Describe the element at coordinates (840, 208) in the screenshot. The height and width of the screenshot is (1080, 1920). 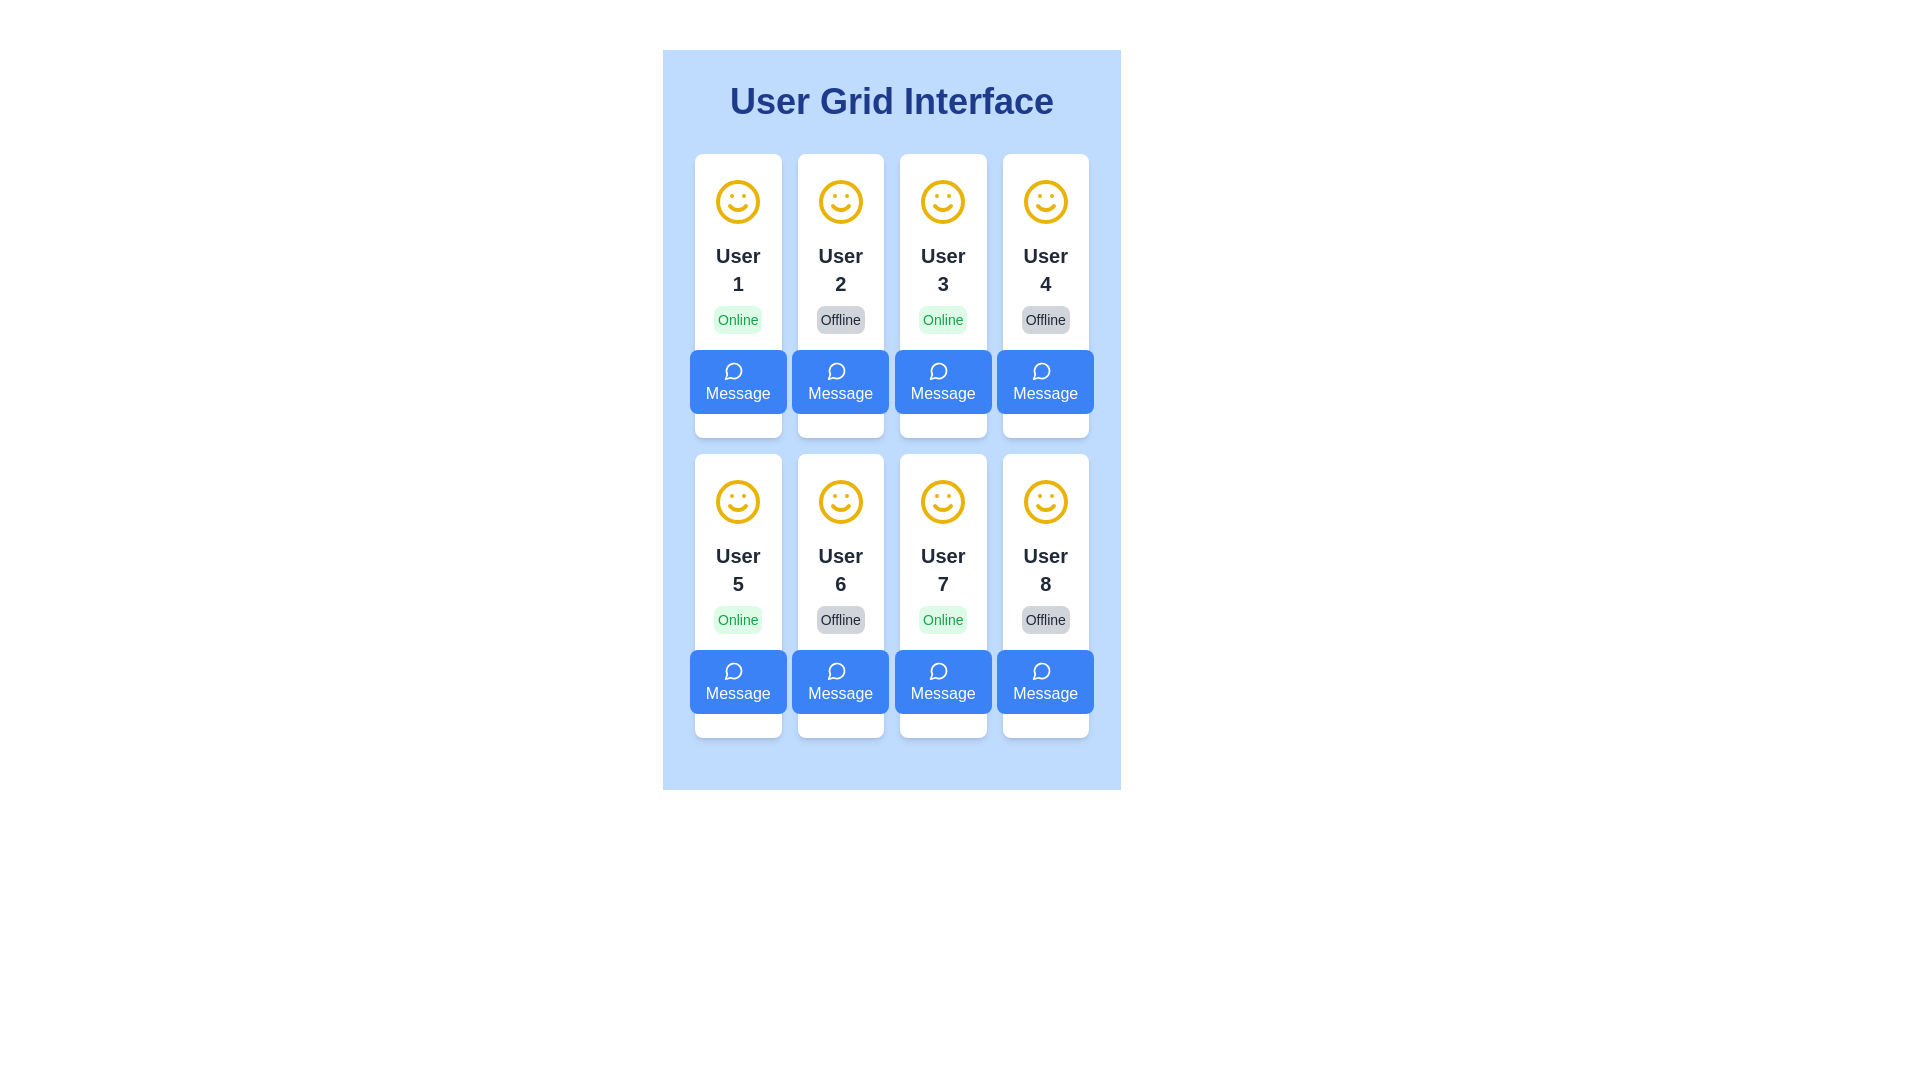
I see `the mouth of the smiling face icon, which is located in the second column of the top row within a grid layout, to convey a cheerful mood` at that location.